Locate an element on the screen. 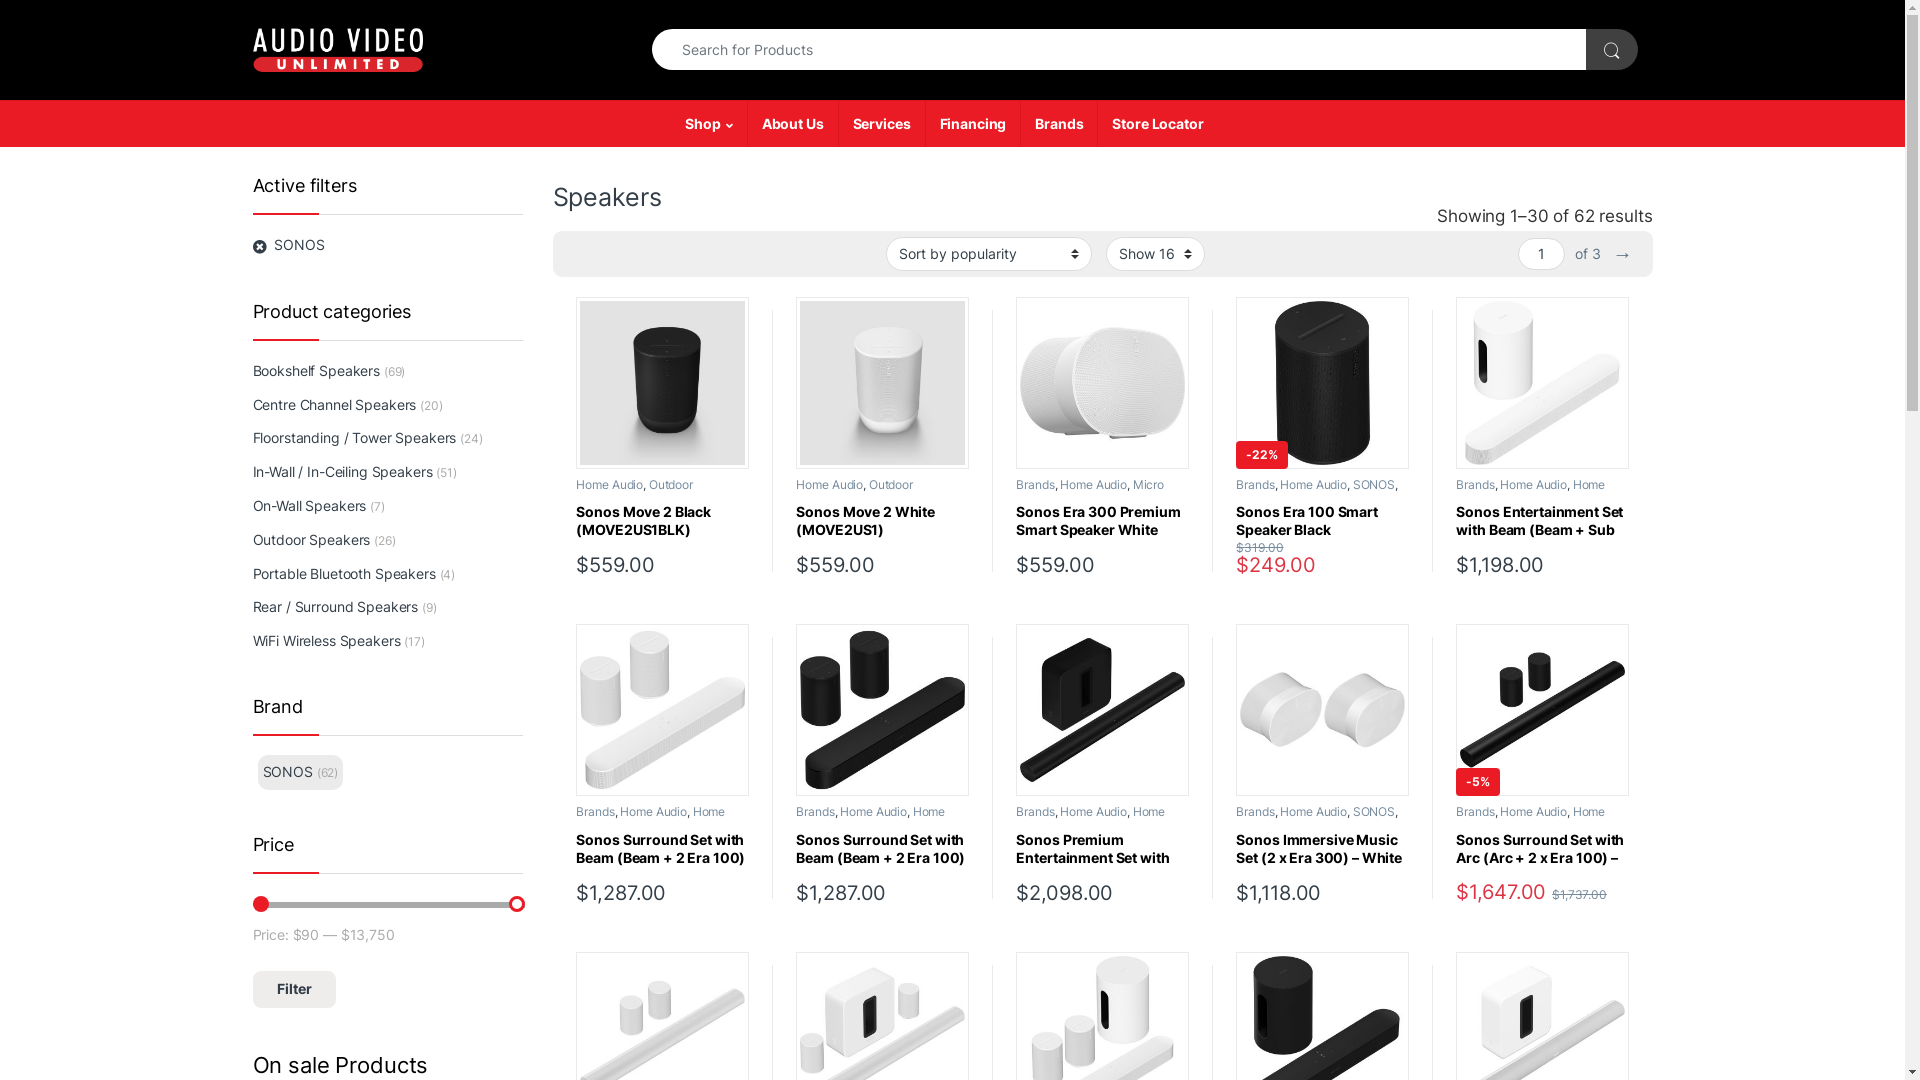  'Sonos Move 2 Black (MOVE2US1BLK)' is located at coordinates (662, 519).